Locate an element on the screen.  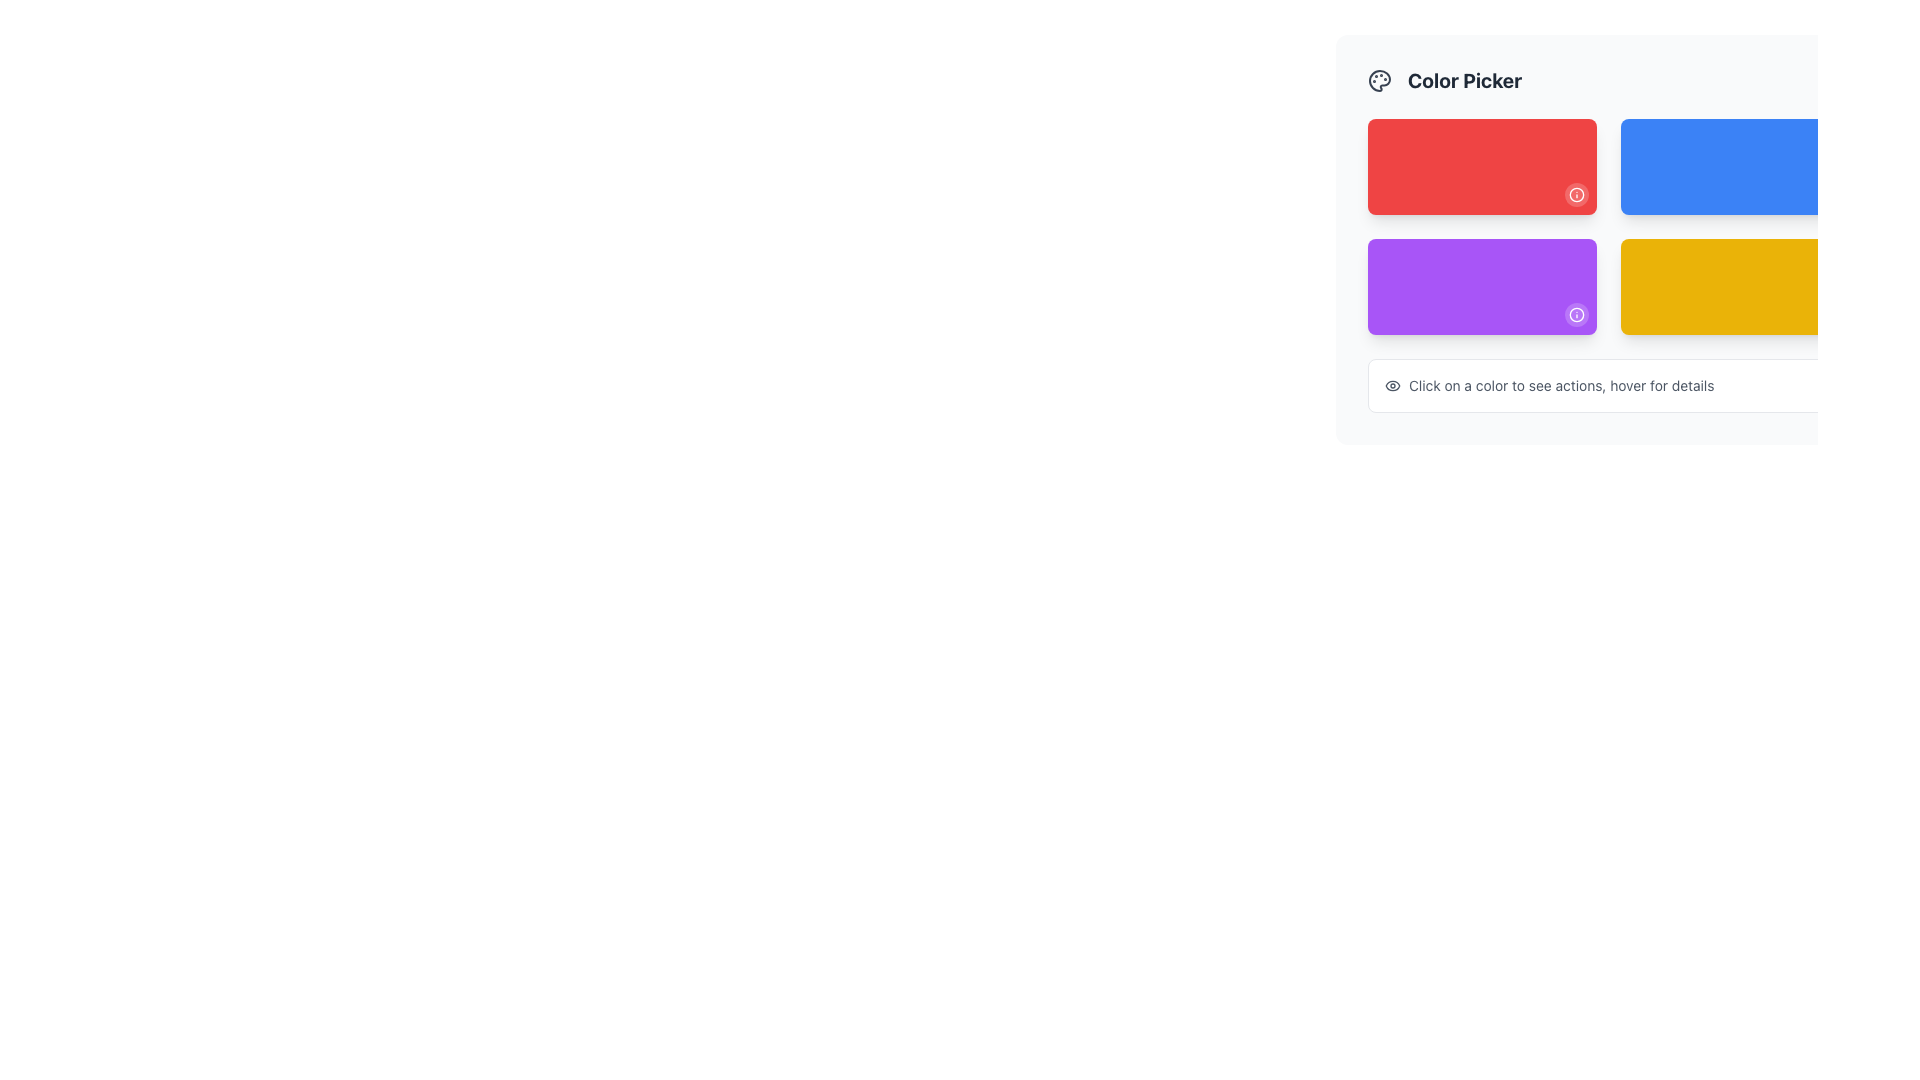
the icon located in the bottom-right corner of the purple rectangle in the color picker interface is located at coordinates (1576, 315).